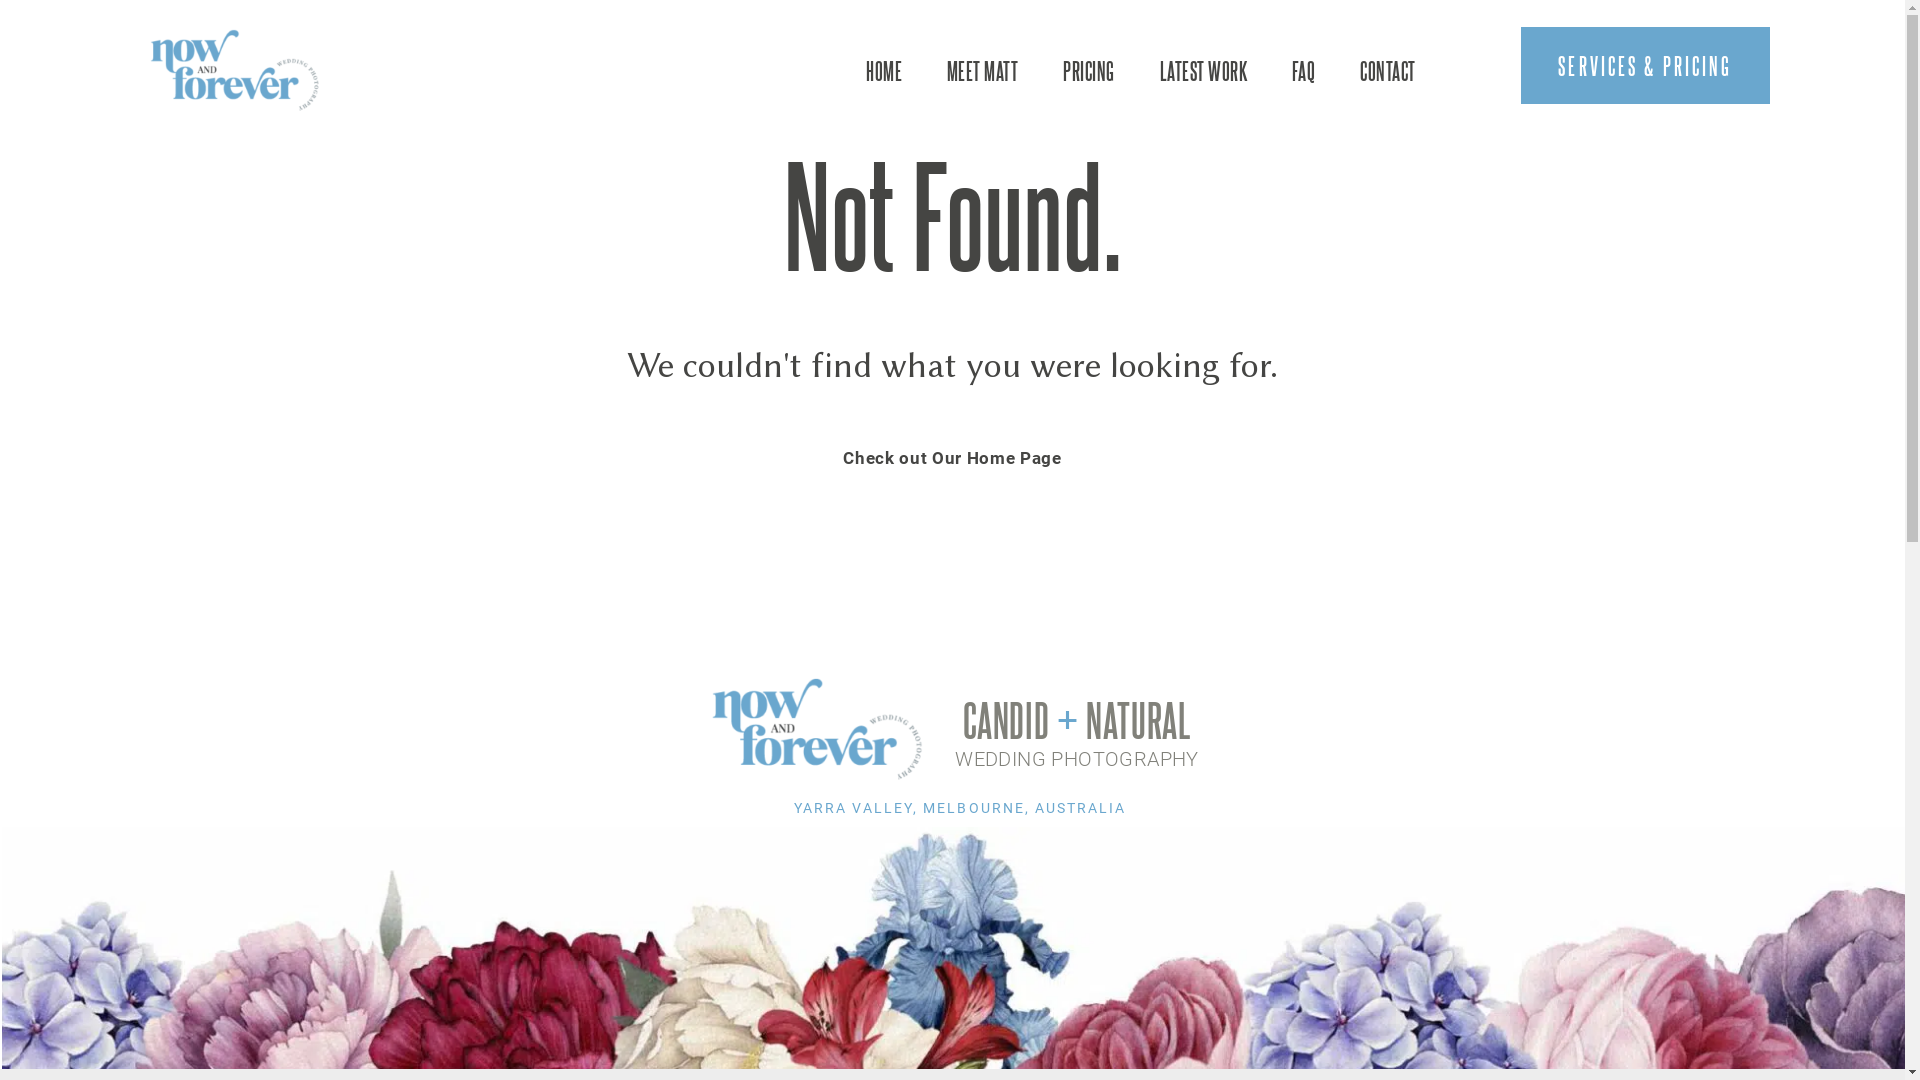  I want to click on 'FAQ', so click(1303, 69).